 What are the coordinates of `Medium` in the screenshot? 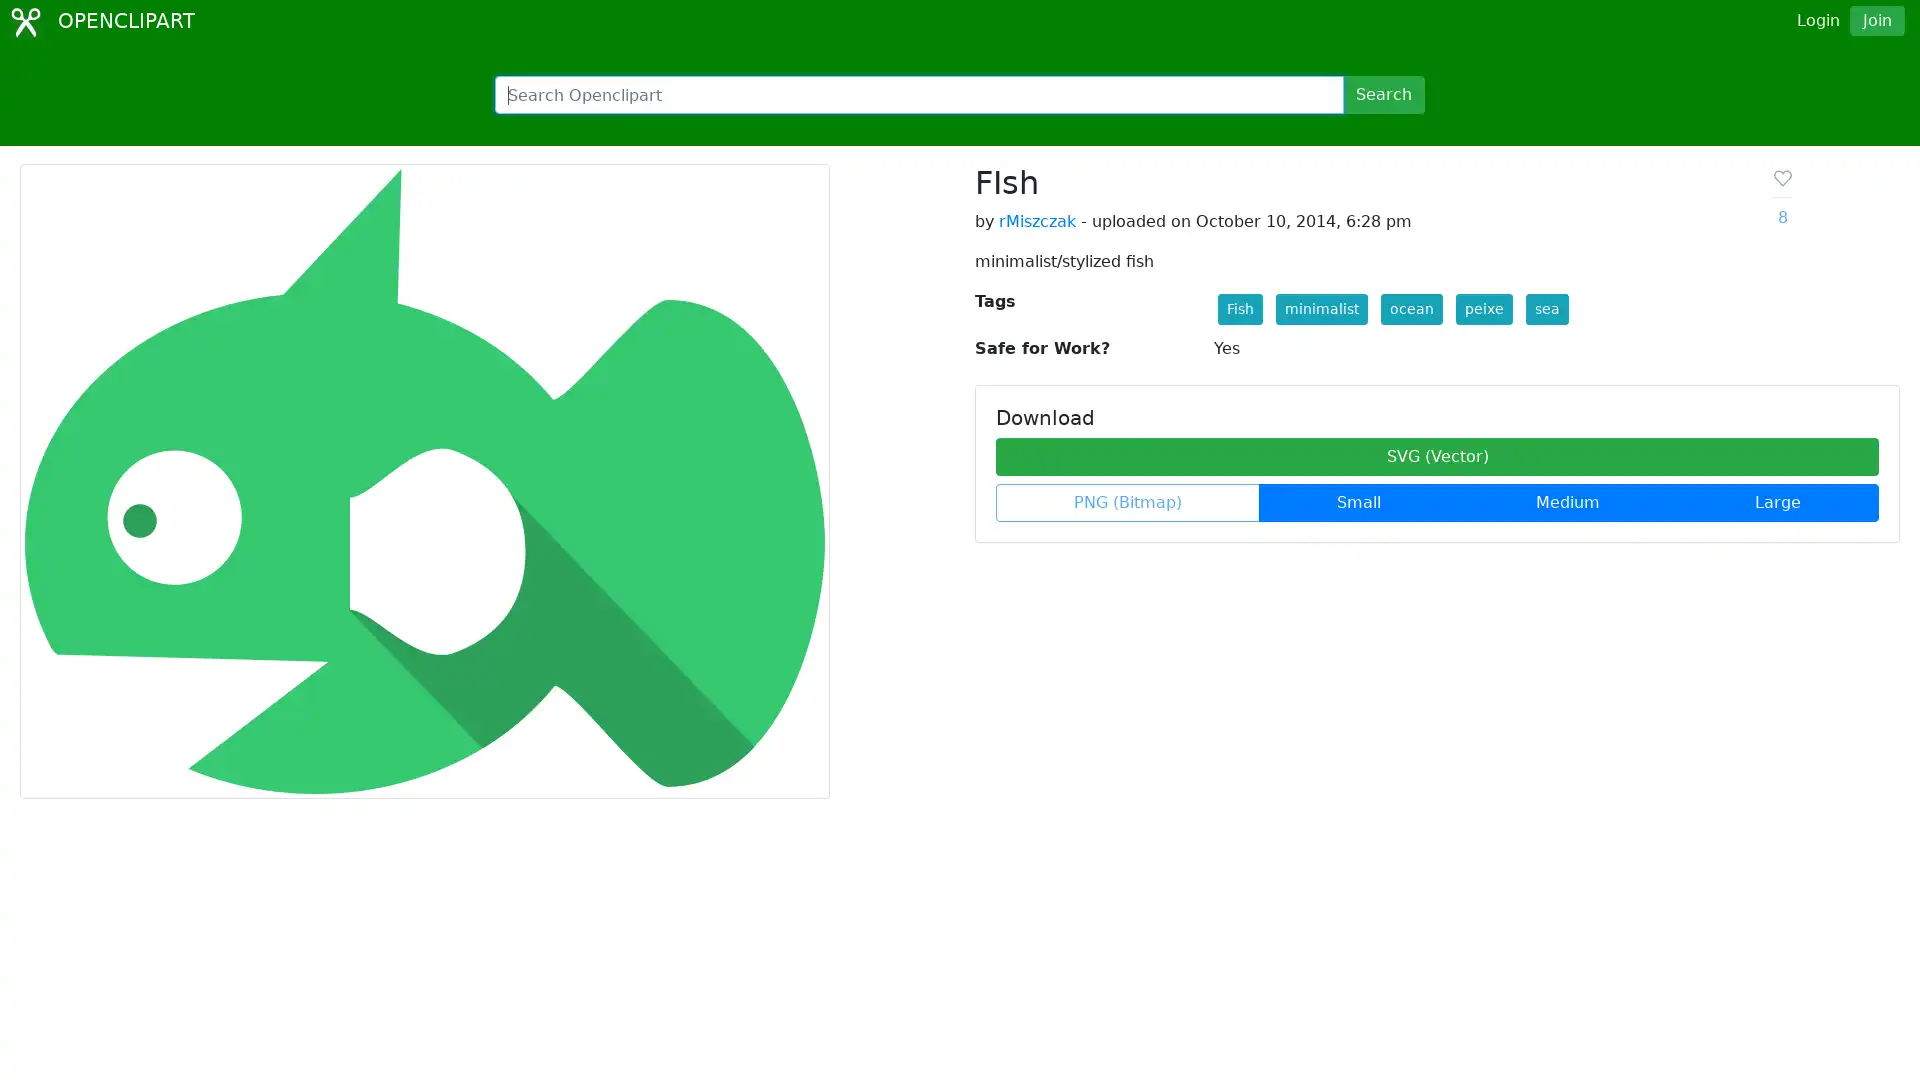 It's located at (1567, 501).